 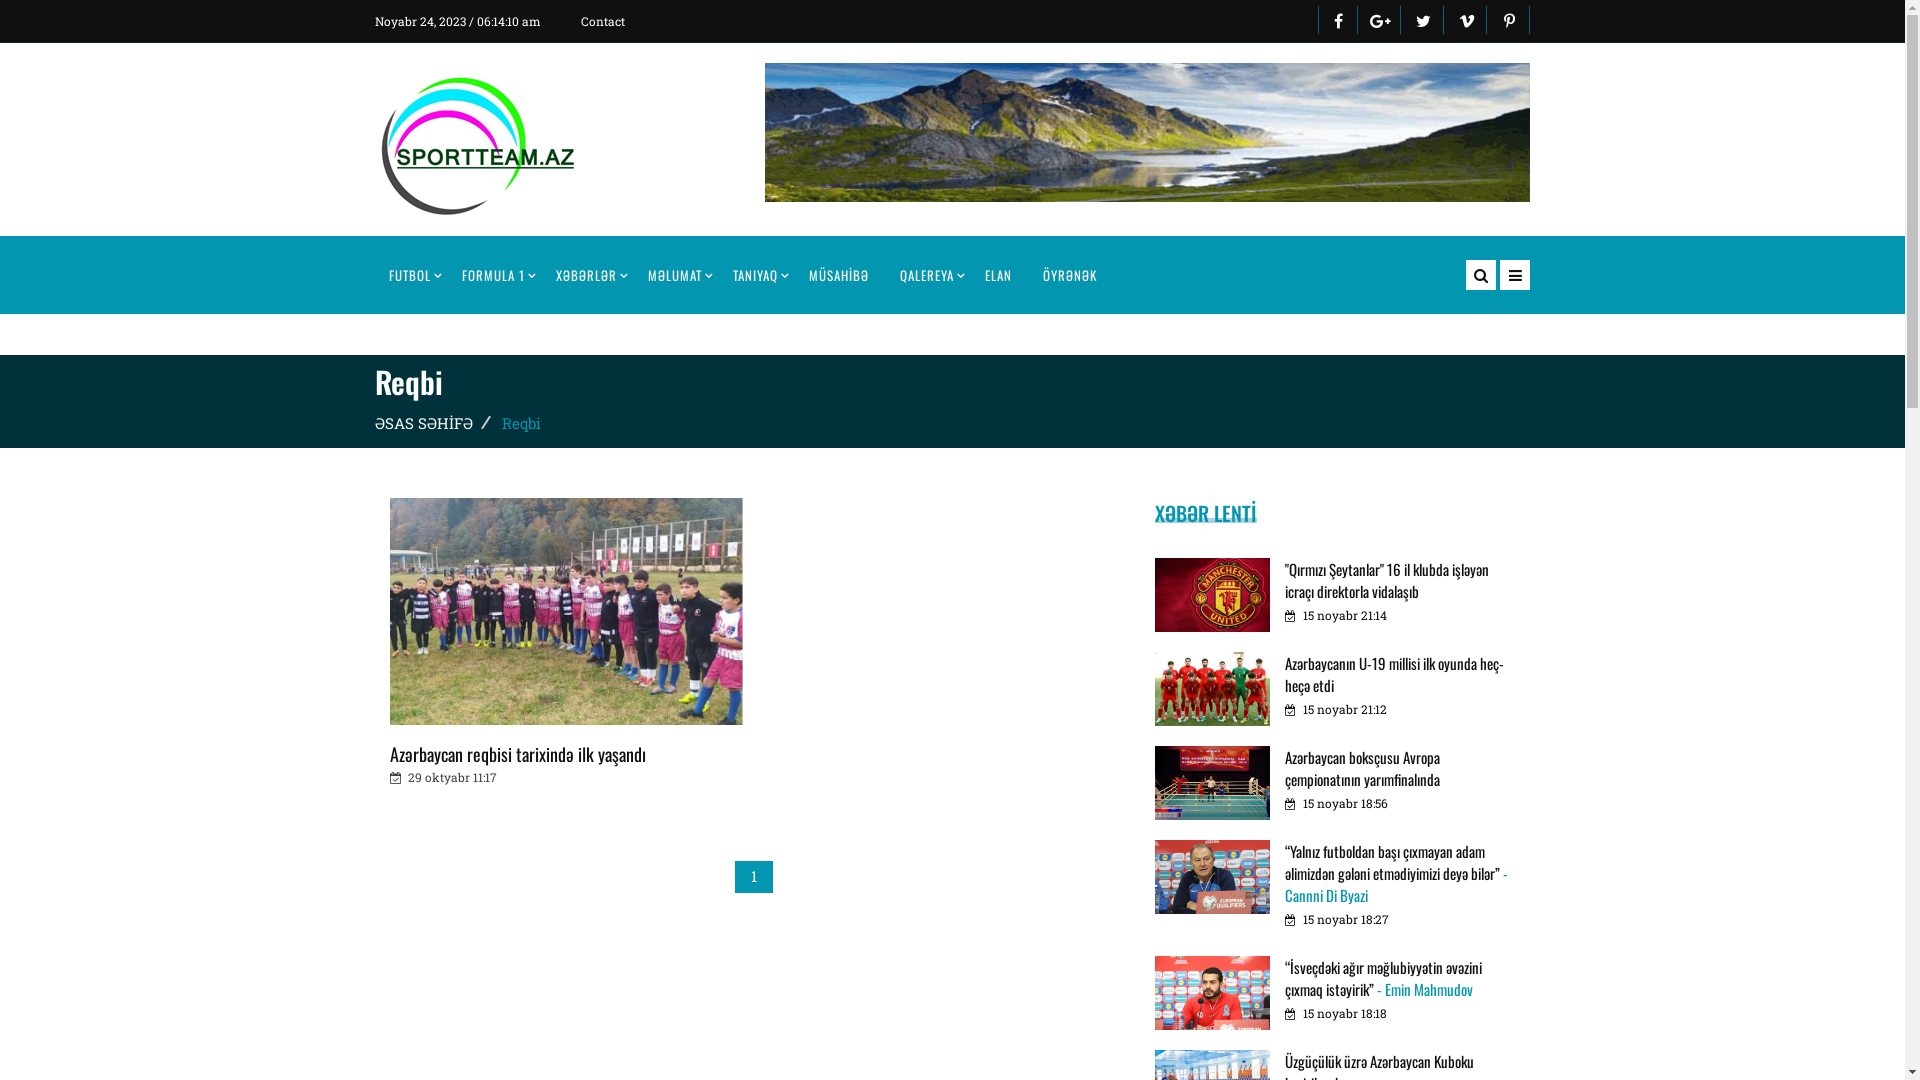 I want to click on 'FORMULA 1', so click(x=493, y=274).